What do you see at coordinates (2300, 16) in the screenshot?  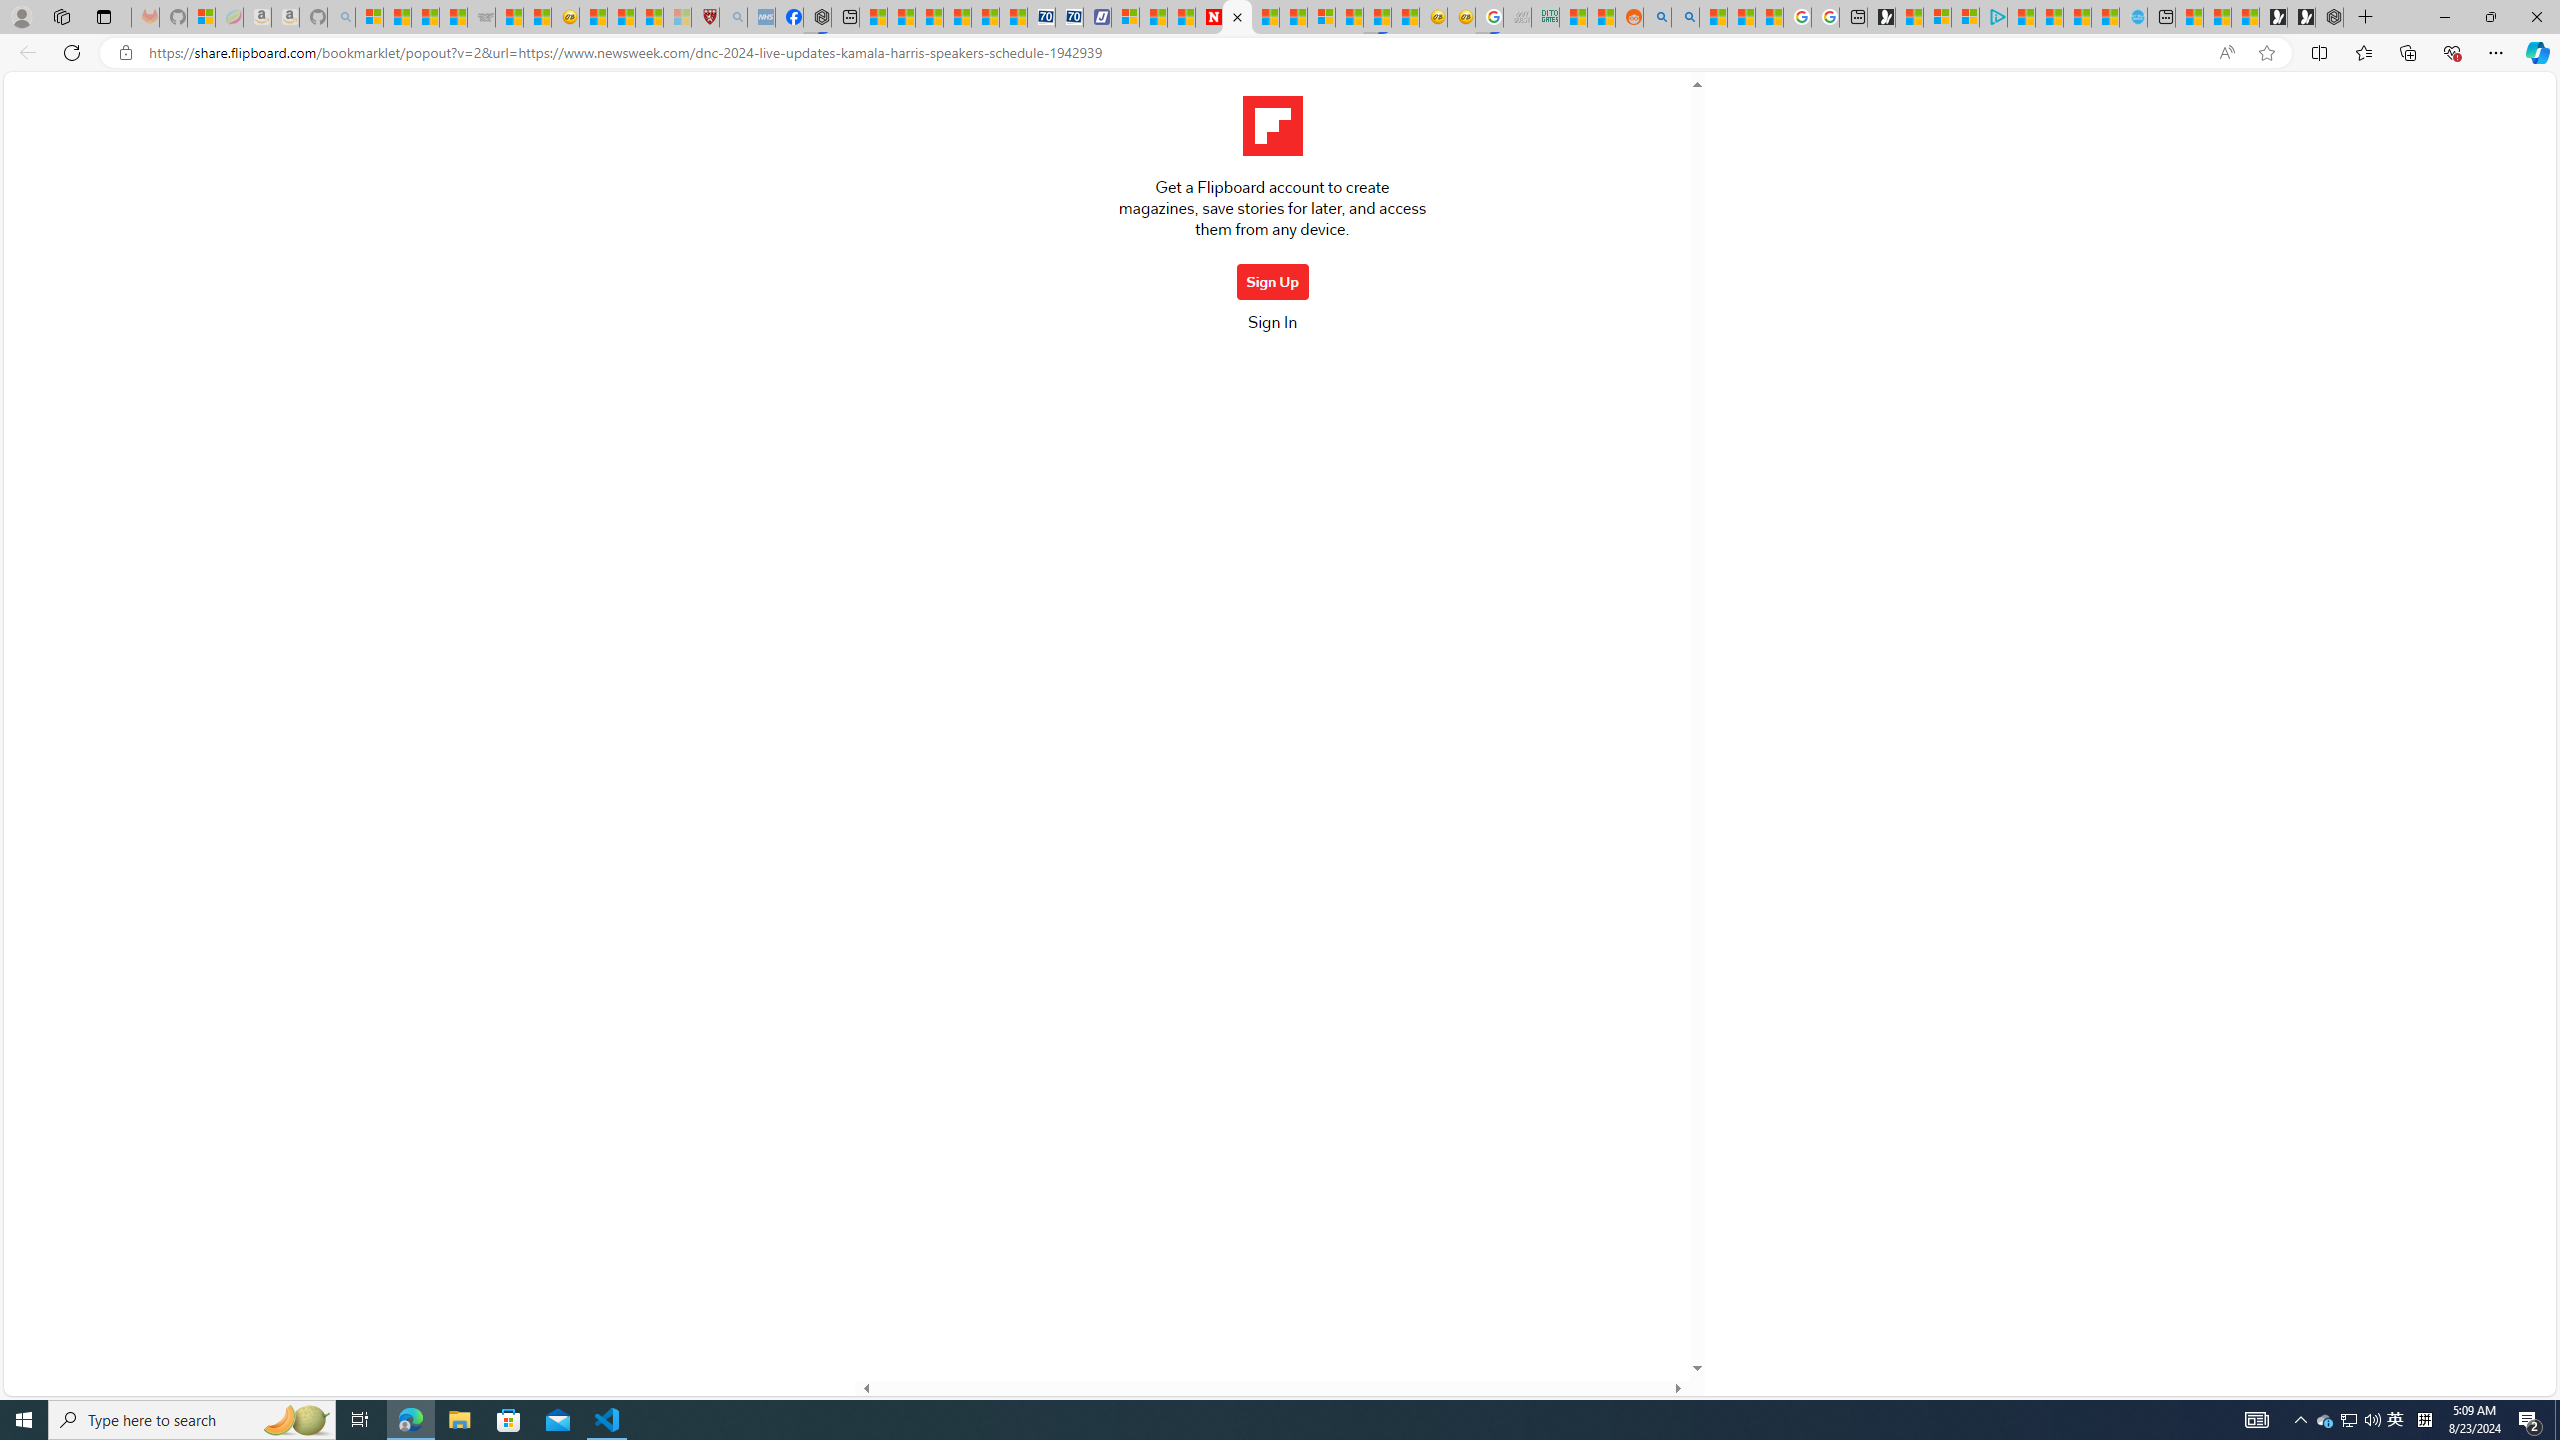 I see `'Play Free Online Games | Games from Microsoft Start'` at bounding box center [2300, 16].